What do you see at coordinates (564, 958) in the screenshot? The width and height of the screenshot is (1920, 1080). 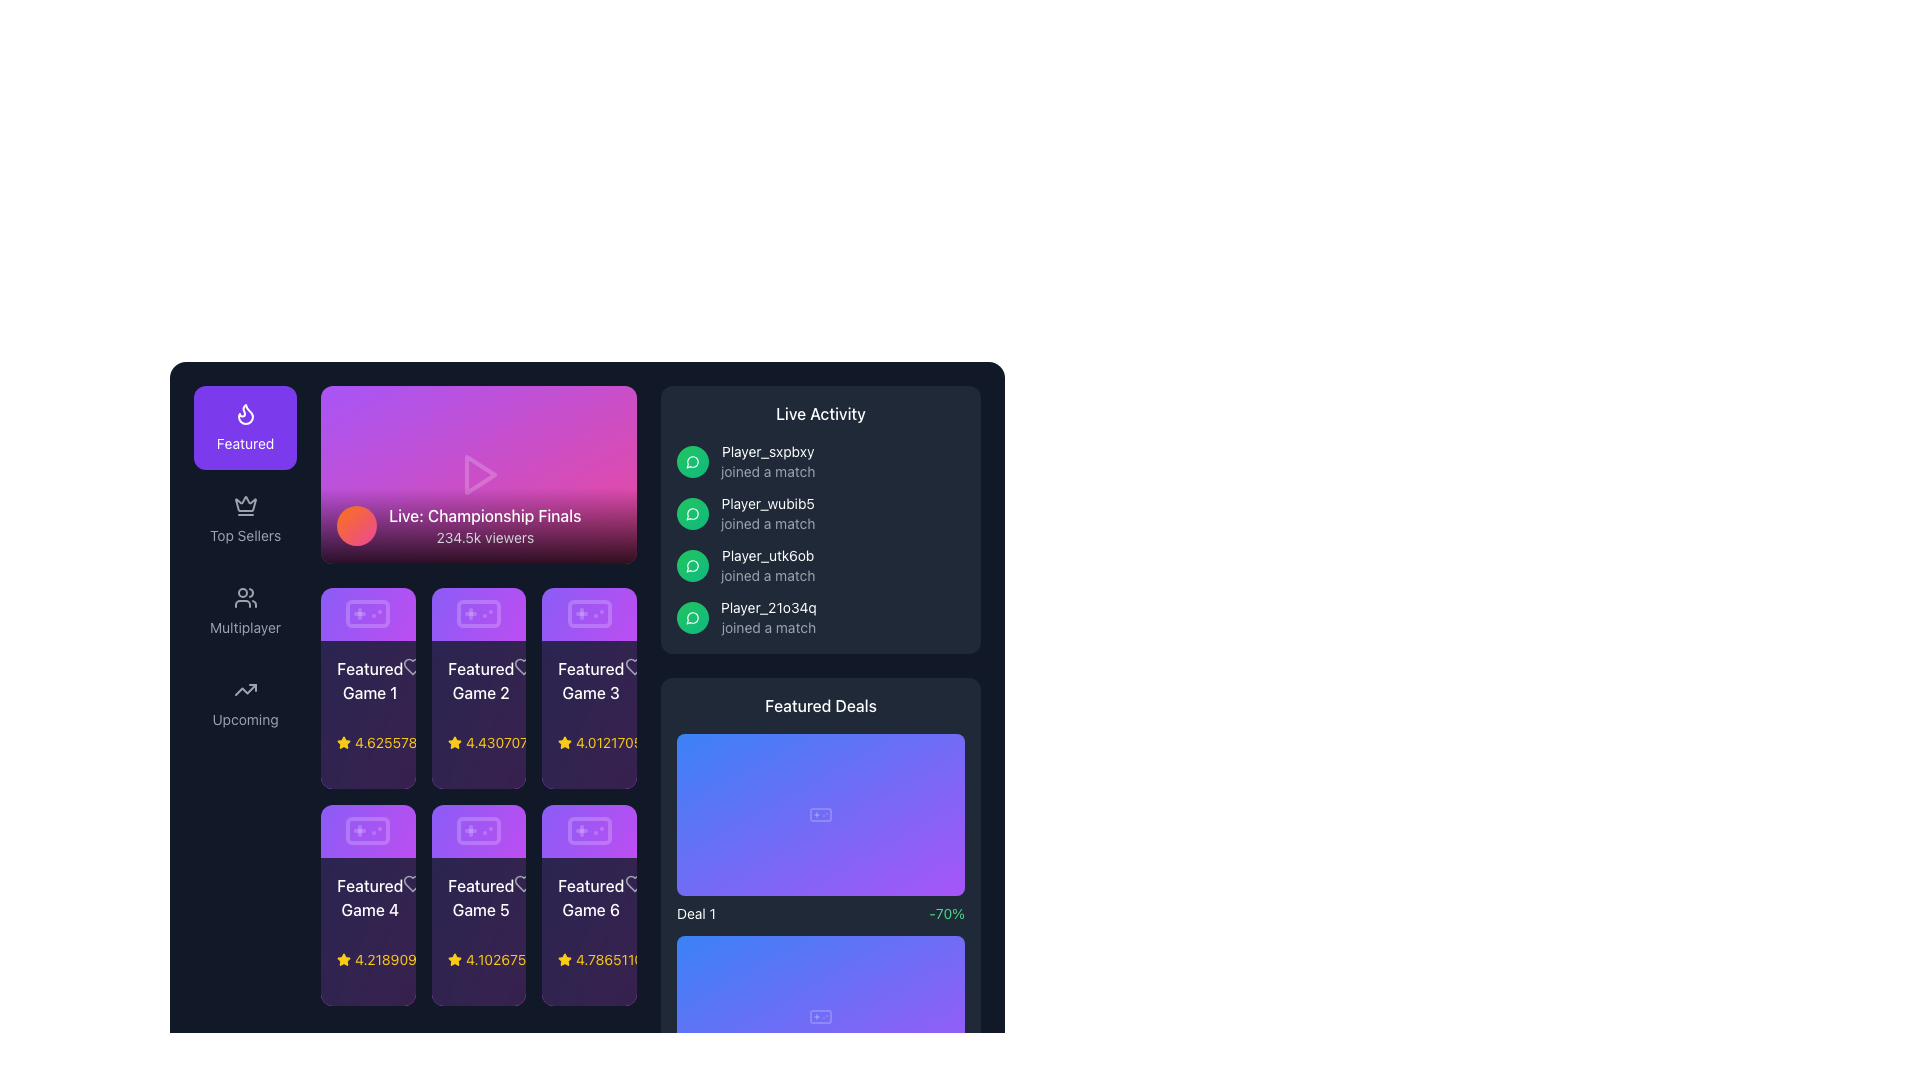 I see `the star-shaped icon filled with yellow color, located in the bottom row of the grid under 'Featured Game 6'` at bounding box center [564, 958].